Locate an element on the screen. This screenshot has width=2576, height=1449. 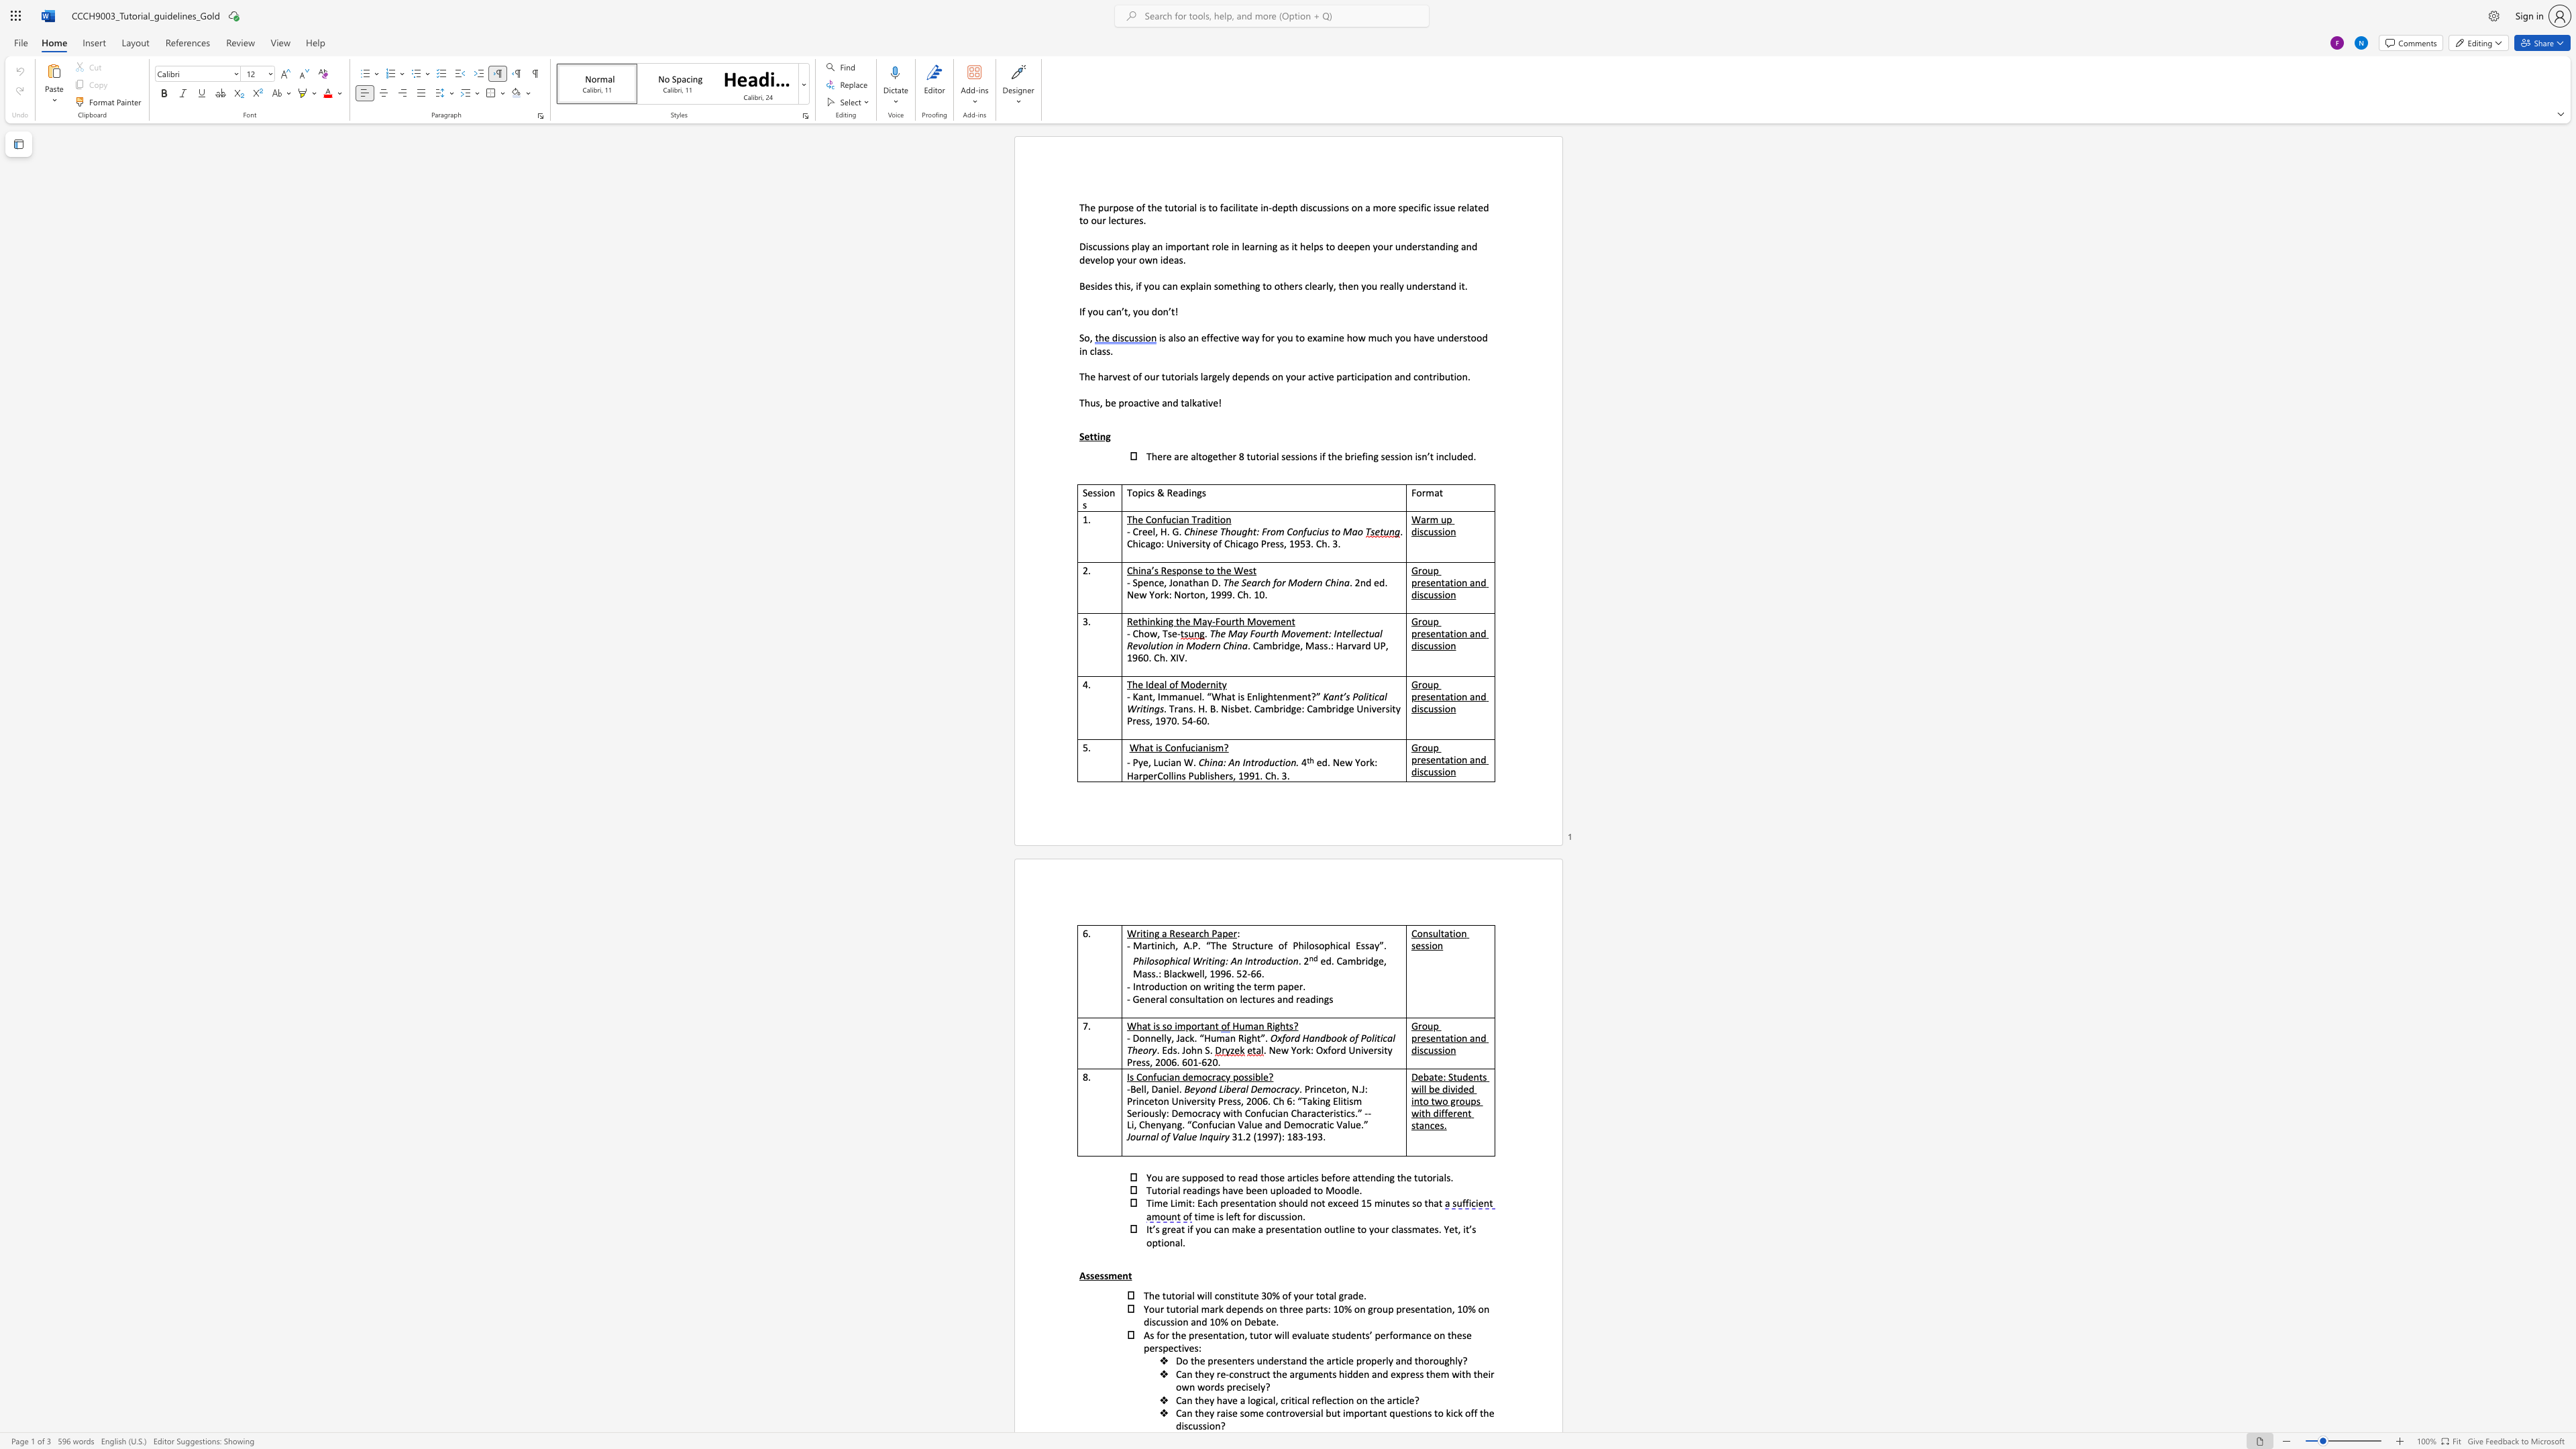
the subset text "s?" within the text "Human Rights?" is located at coordinates (1288, 1026).